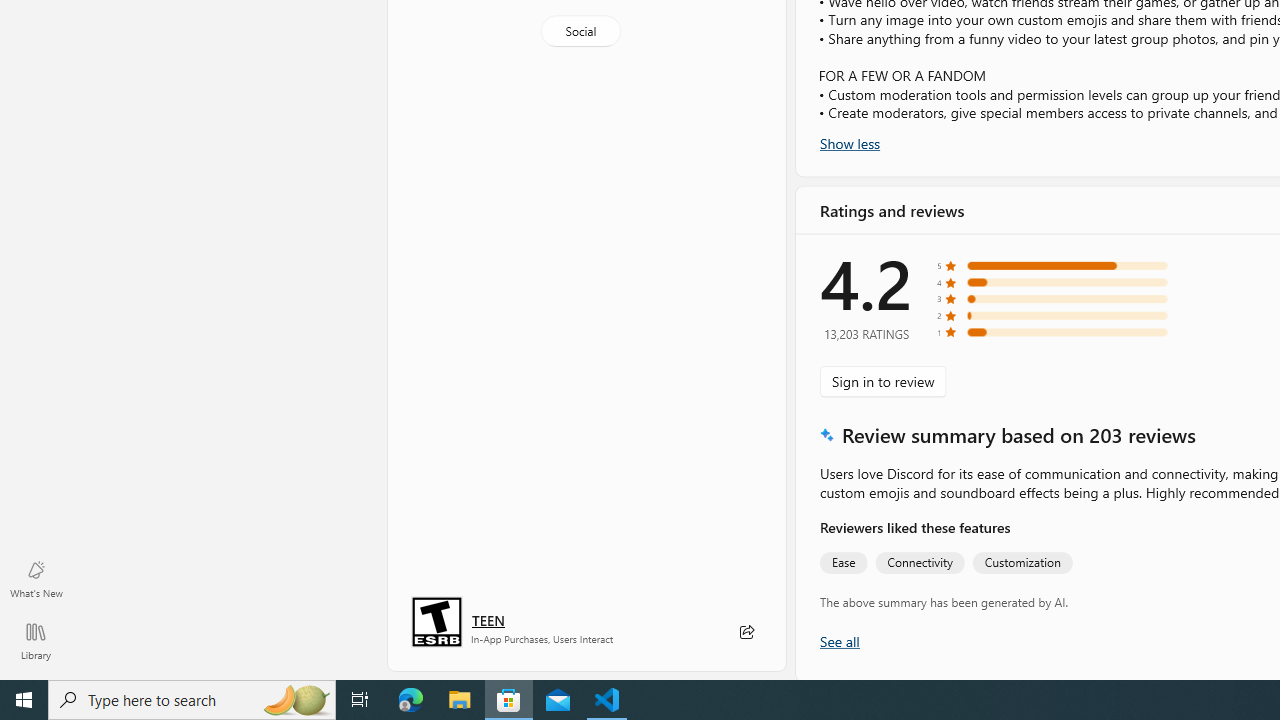 The width and height of the screenshot is (1280, 720). Describe the element at coordinates (578, 30) in the screenshot. I see `'Social'` at that location.